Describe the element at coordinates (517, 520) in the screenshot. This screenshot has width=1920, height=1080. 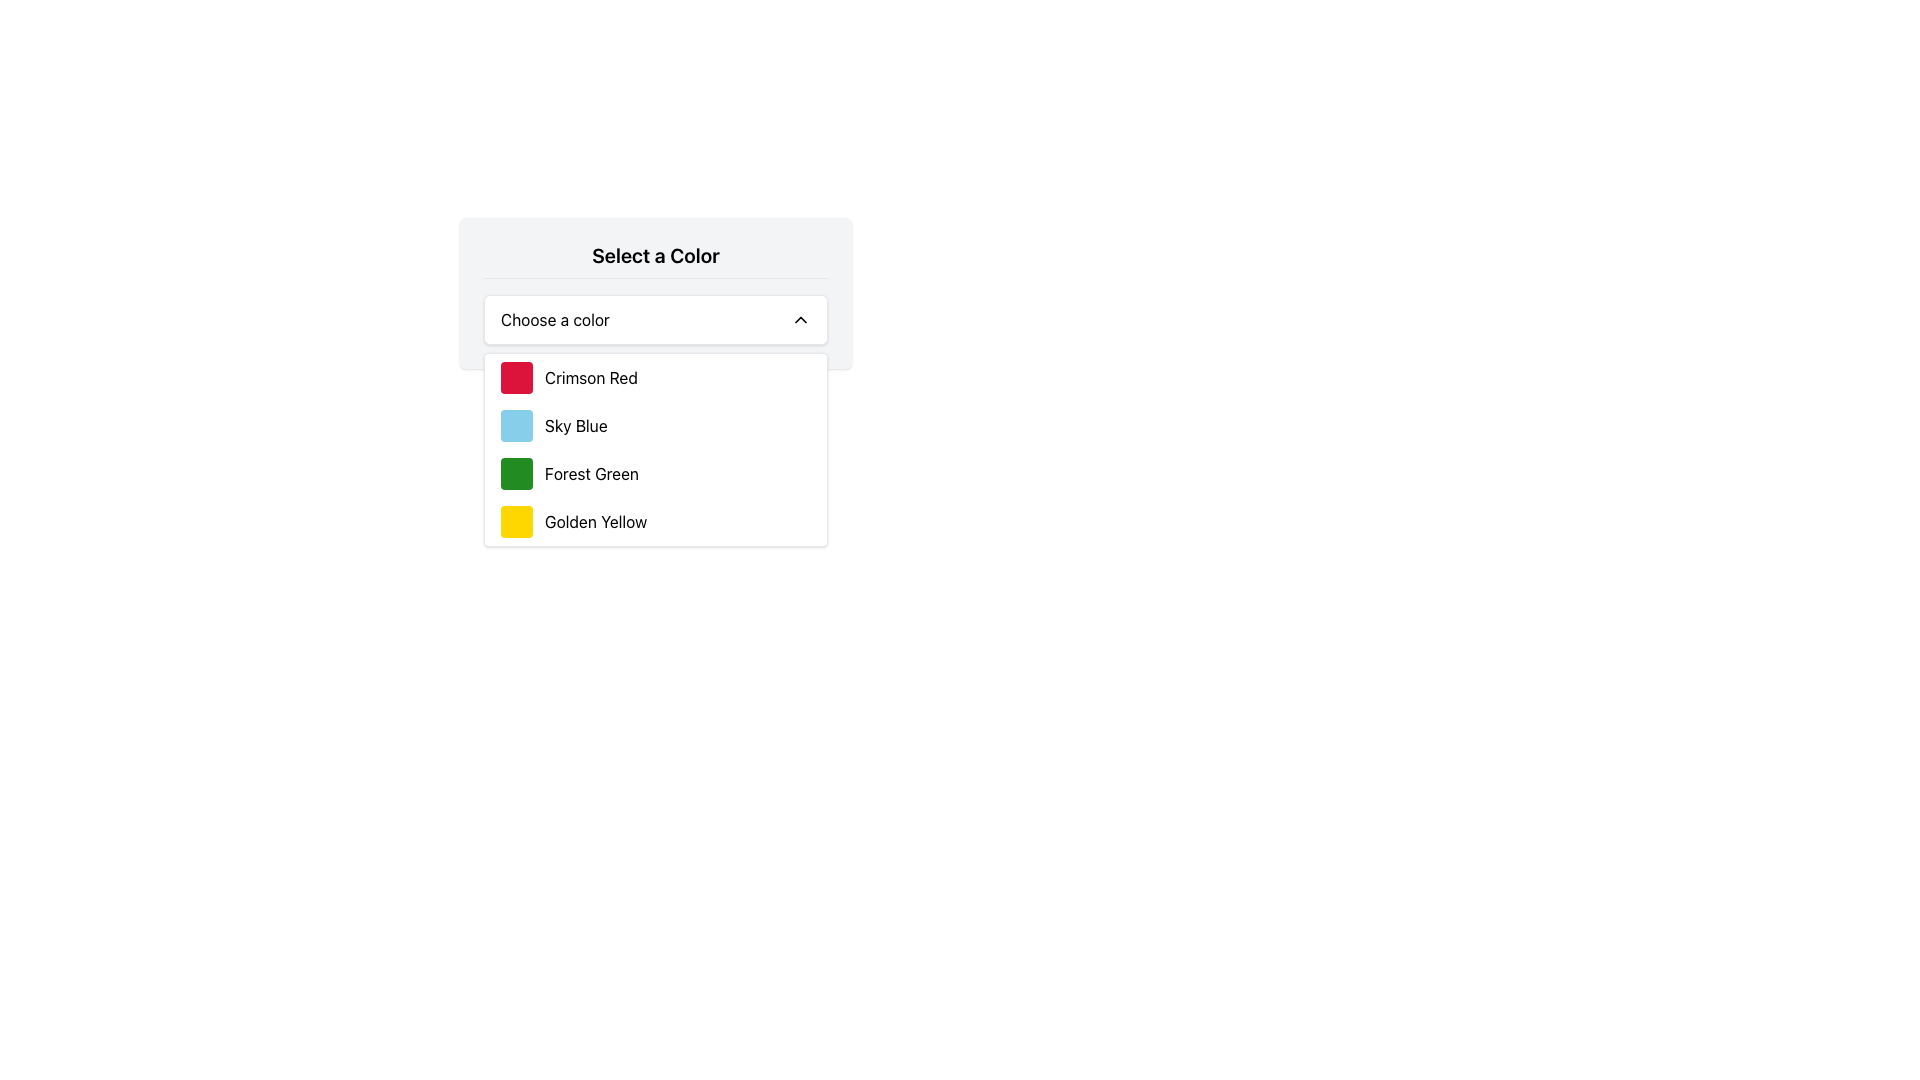
I see `the color swatch indicator, which is a bright golden yellow square with rounded corners, located in the 'Golden Yellow' section of the color options menu` at that location.